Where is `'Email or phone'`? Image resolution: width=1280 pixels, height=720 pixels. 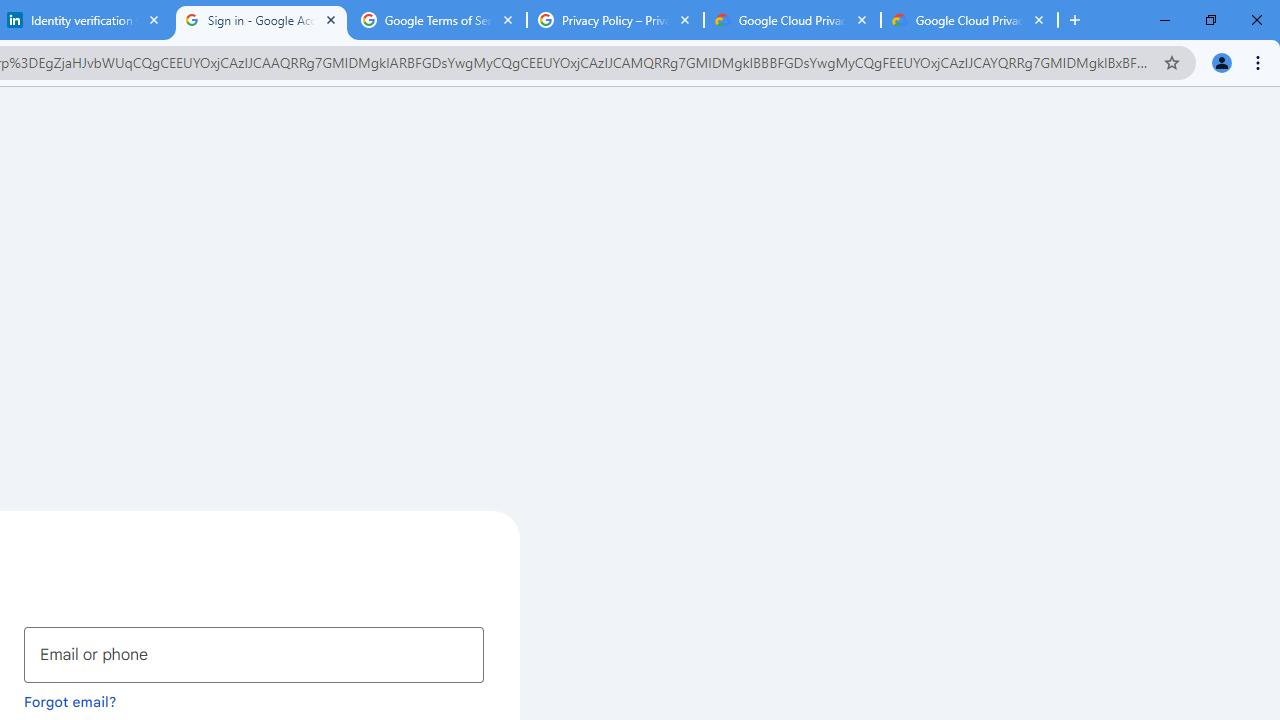 'Email or phone' is located at coordinates (253, 654).